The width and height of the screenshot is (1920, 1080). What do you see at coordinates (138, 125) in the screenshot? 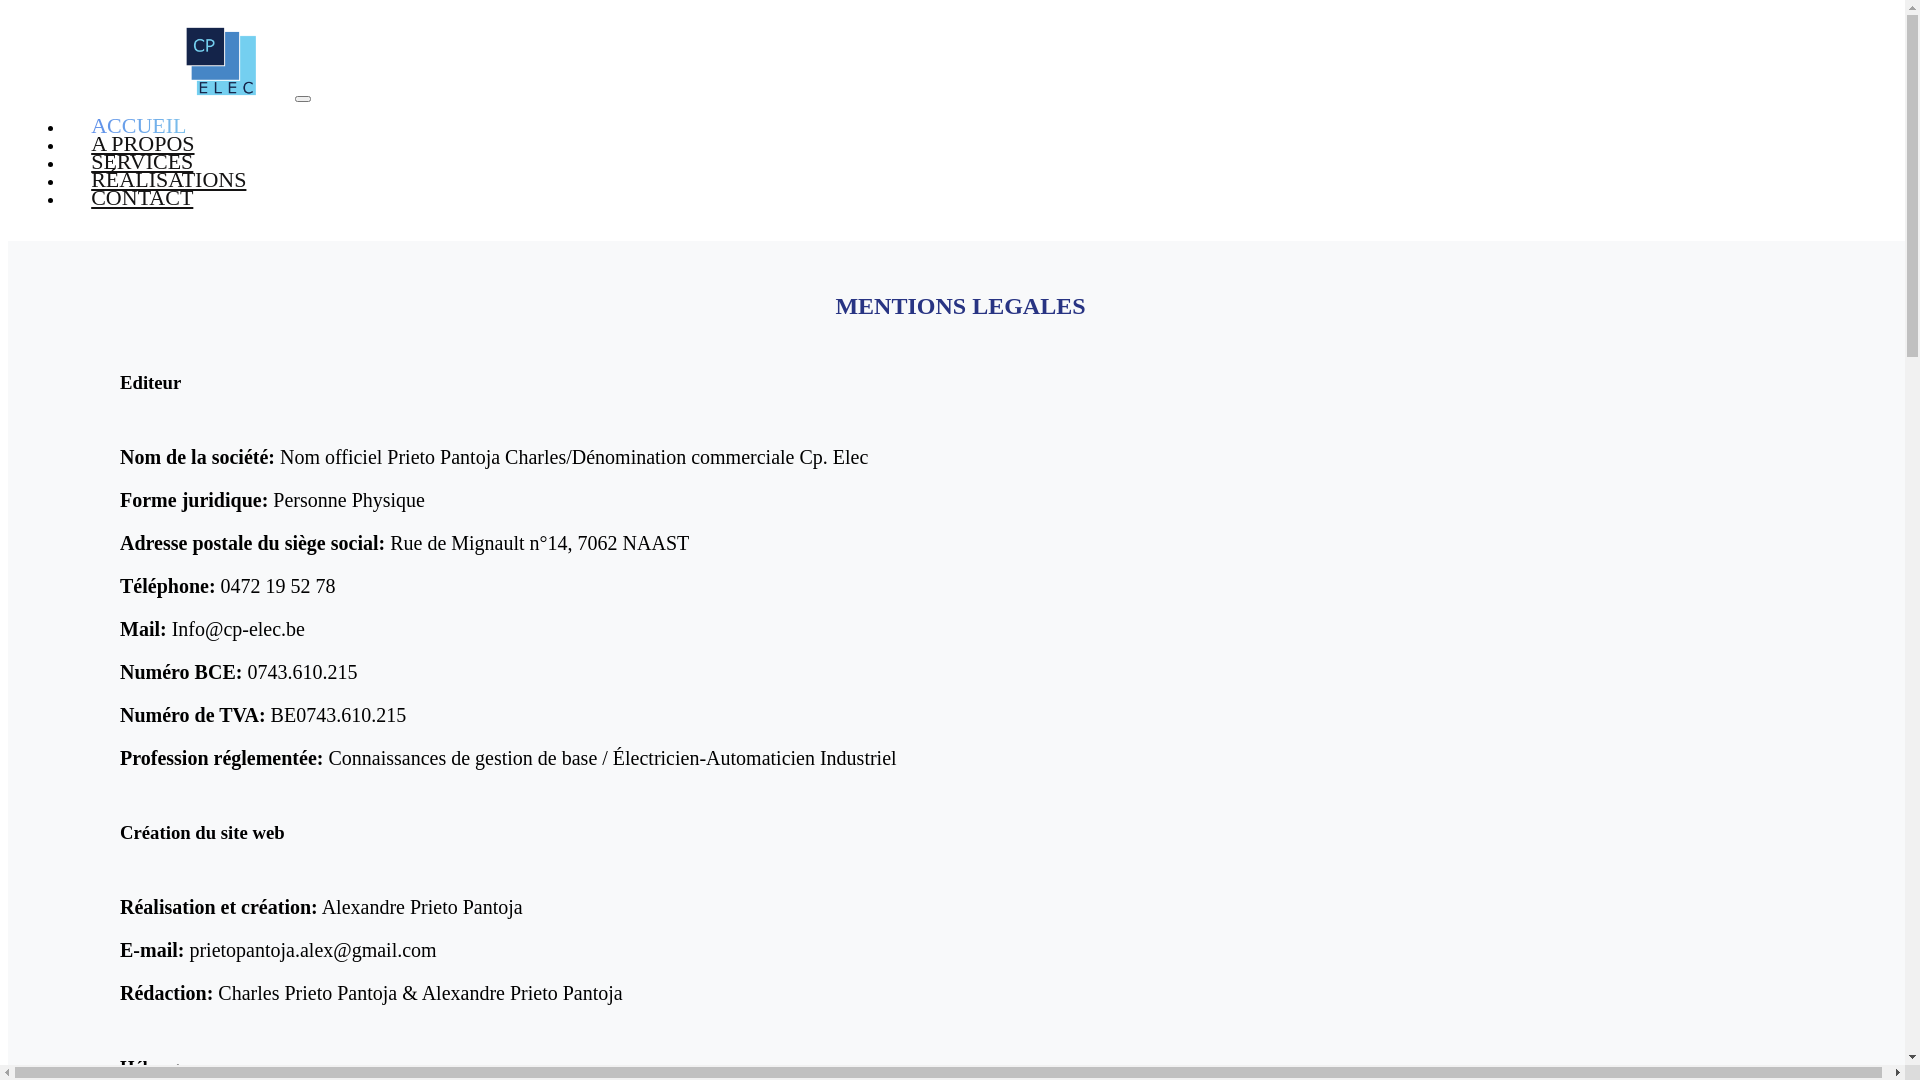
I see `'ACCUEIL'` at bounding box center [138, 125].